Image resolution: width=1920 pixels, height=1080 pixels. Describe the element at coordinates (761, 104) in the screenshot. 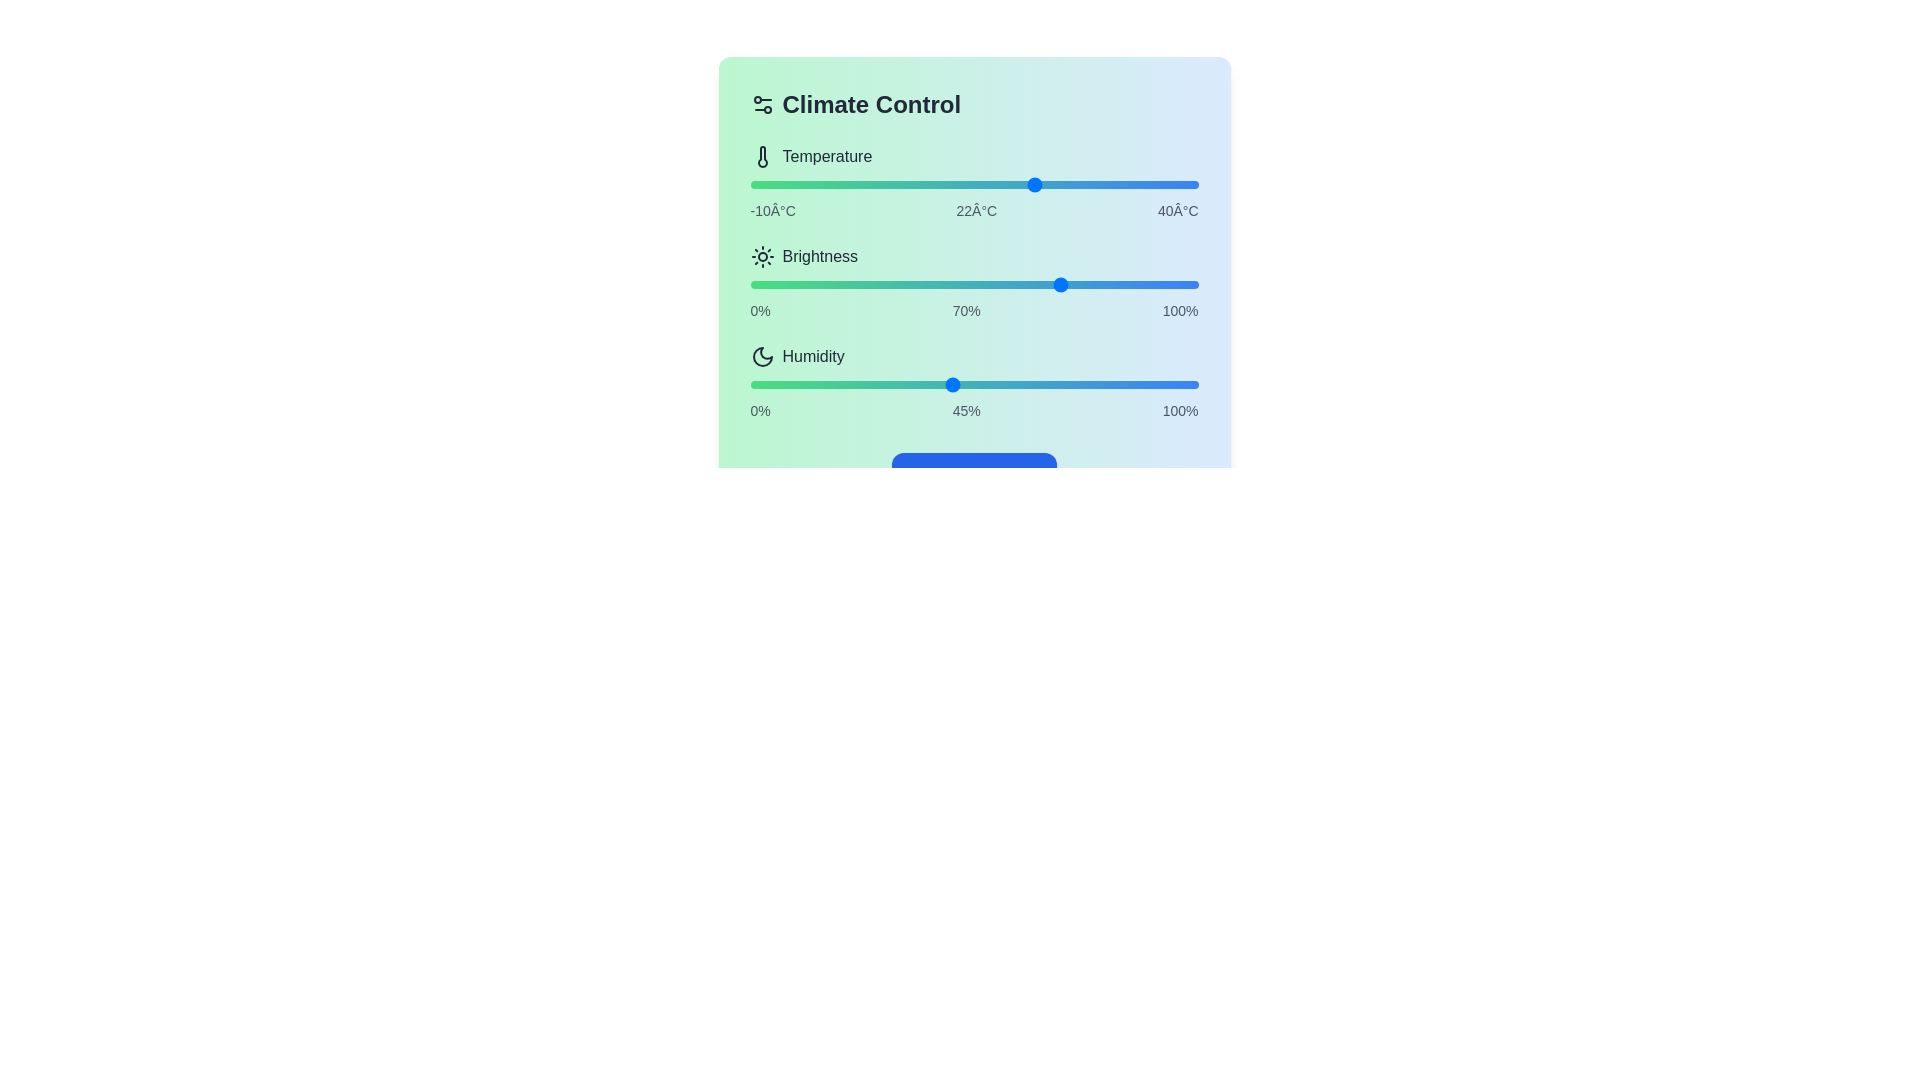

I see `the settings control panel icon, which is styled with circular shapes connected by lines, located to the left of the 'Climate Control' title in the header section` at that location.